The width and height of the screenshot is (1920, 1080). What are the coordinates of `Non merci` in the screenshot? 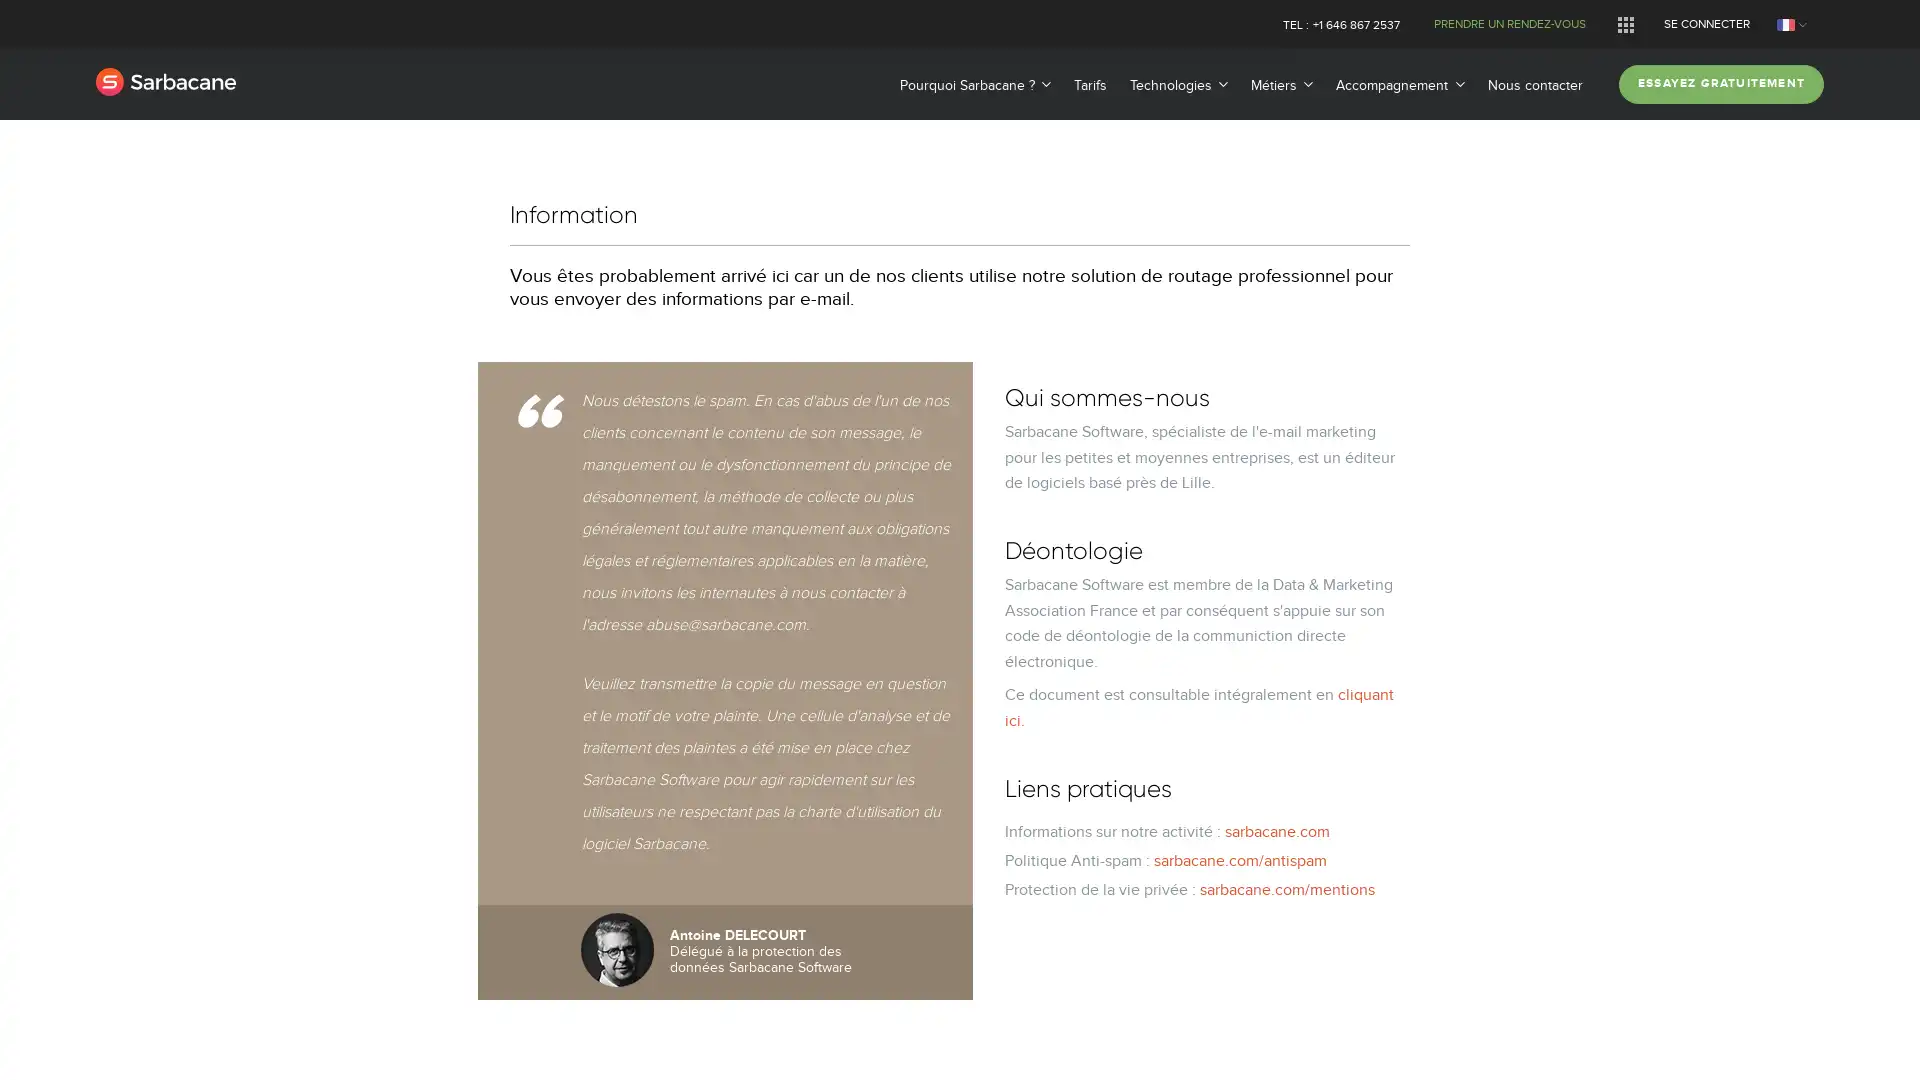 It's located at (800, 676).